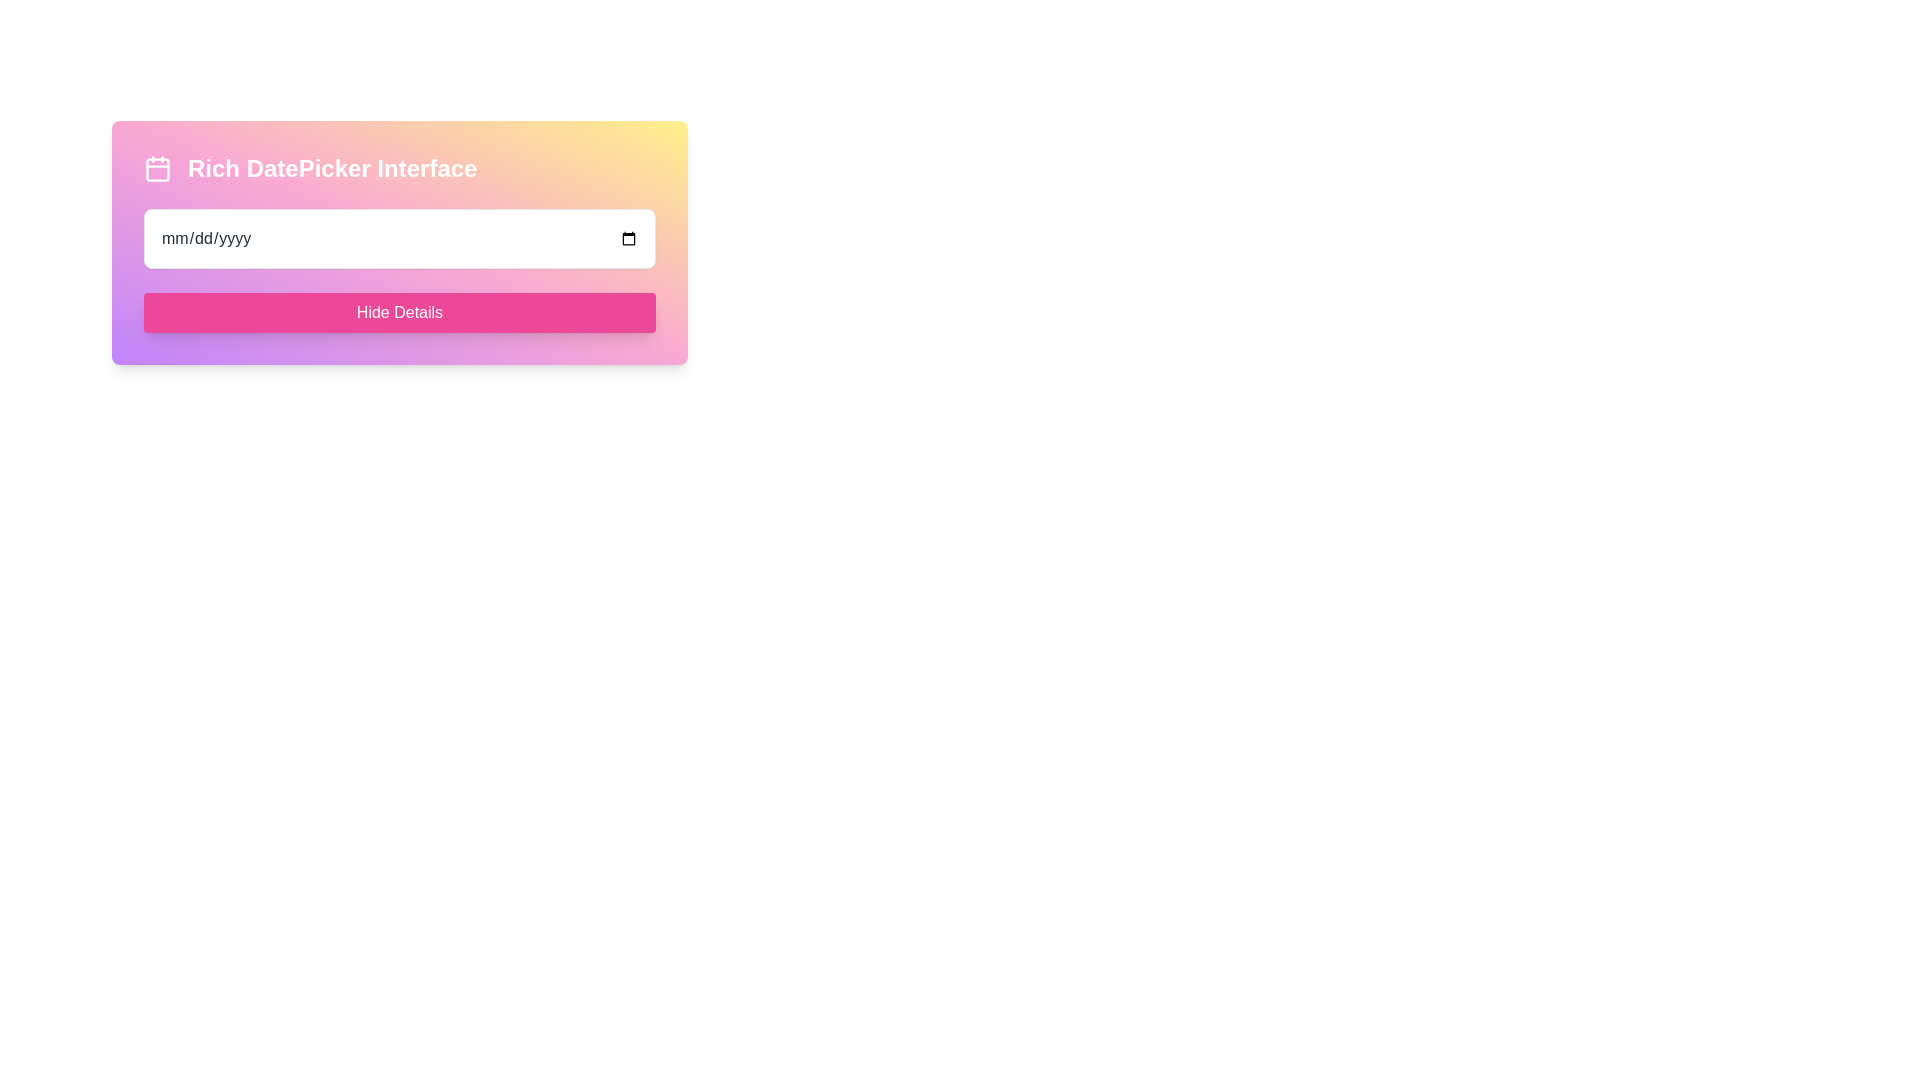  What do you see at coordinates (157, 168) in the screenshot?
I see `the date-related icon located at the upper-left of the 'Rich DatePicker Interface' header` at bounding box center [157, 168].